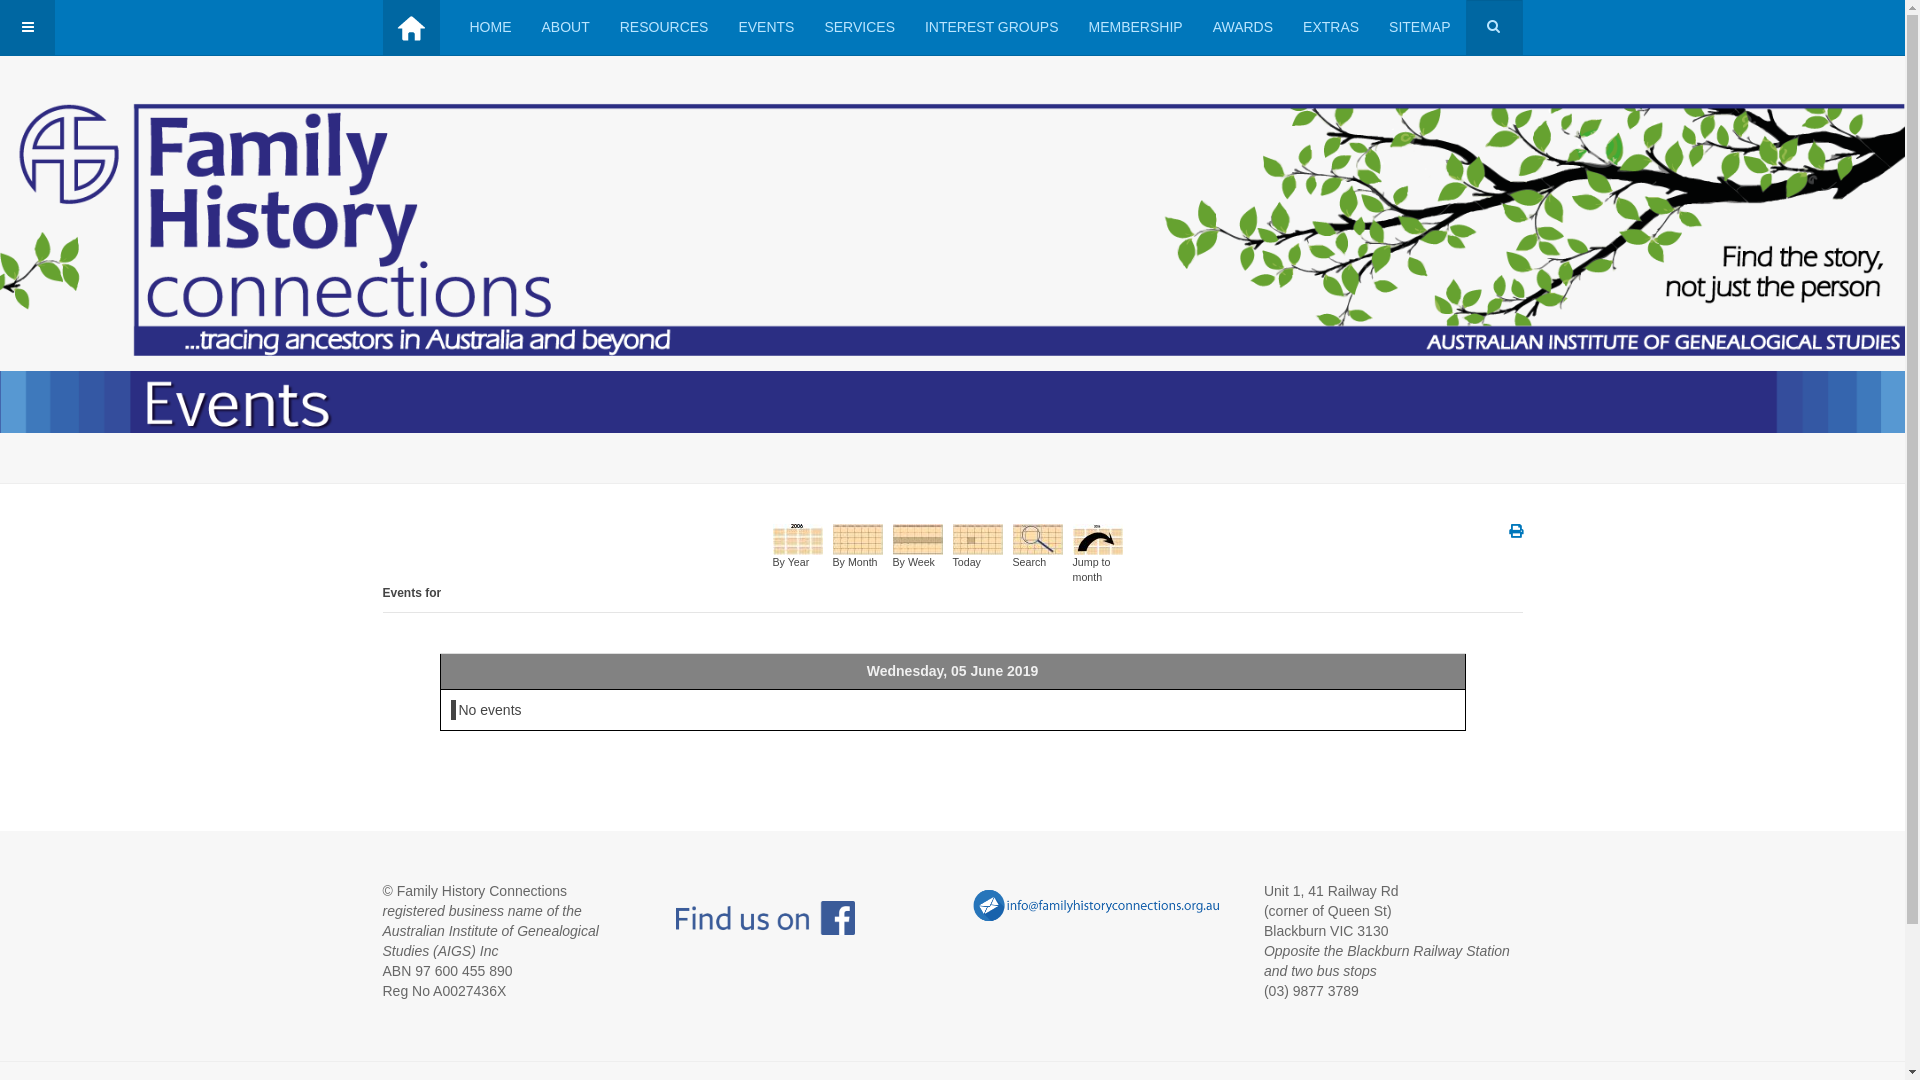 The height and width of the screenshot is (1080, 1920). What do you see at coordinates (1012, 536) in the screenshot?
I see `'Search'` at bounding box center [1012, 536].